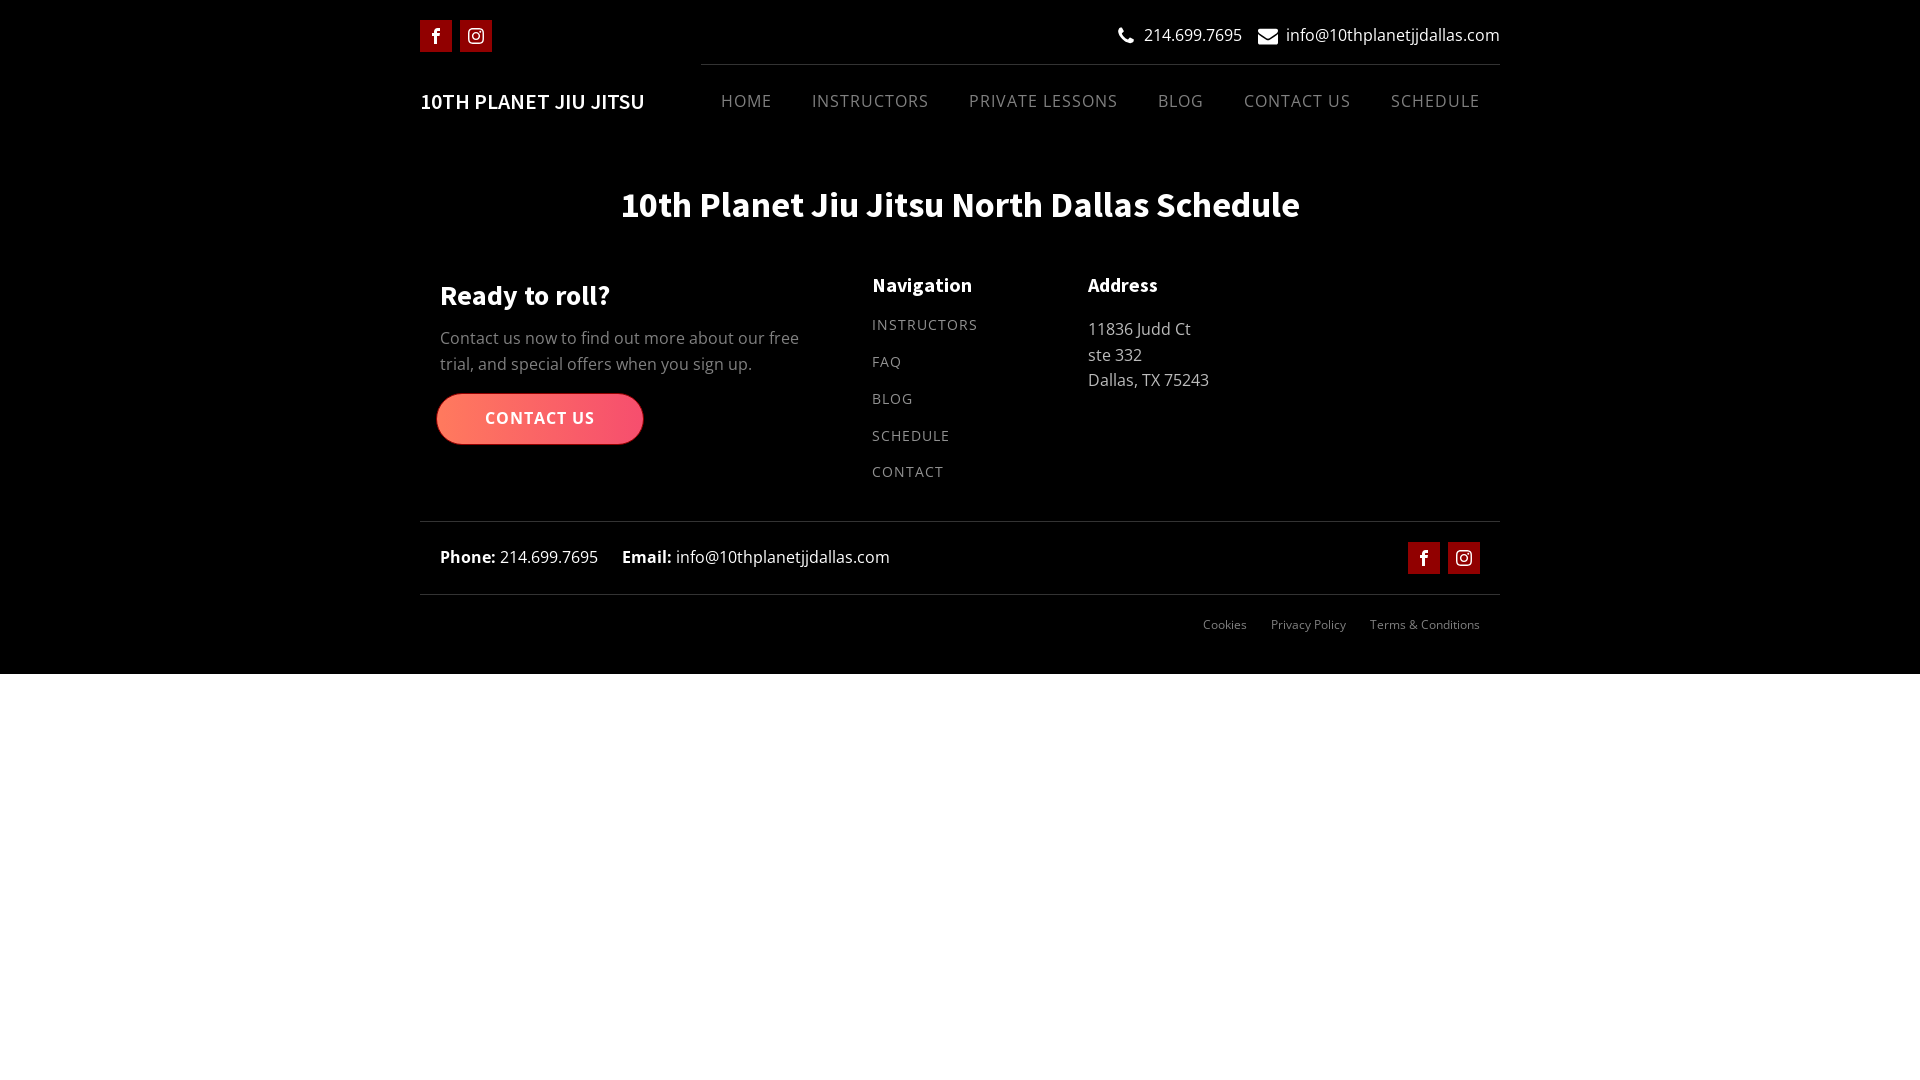 The height and width of the screenshot is (1080, 1920). Describe the element at coordinates (1391, 35) in the screenshot. I see `'info@10thplanetjjdallas.com'` at that location.